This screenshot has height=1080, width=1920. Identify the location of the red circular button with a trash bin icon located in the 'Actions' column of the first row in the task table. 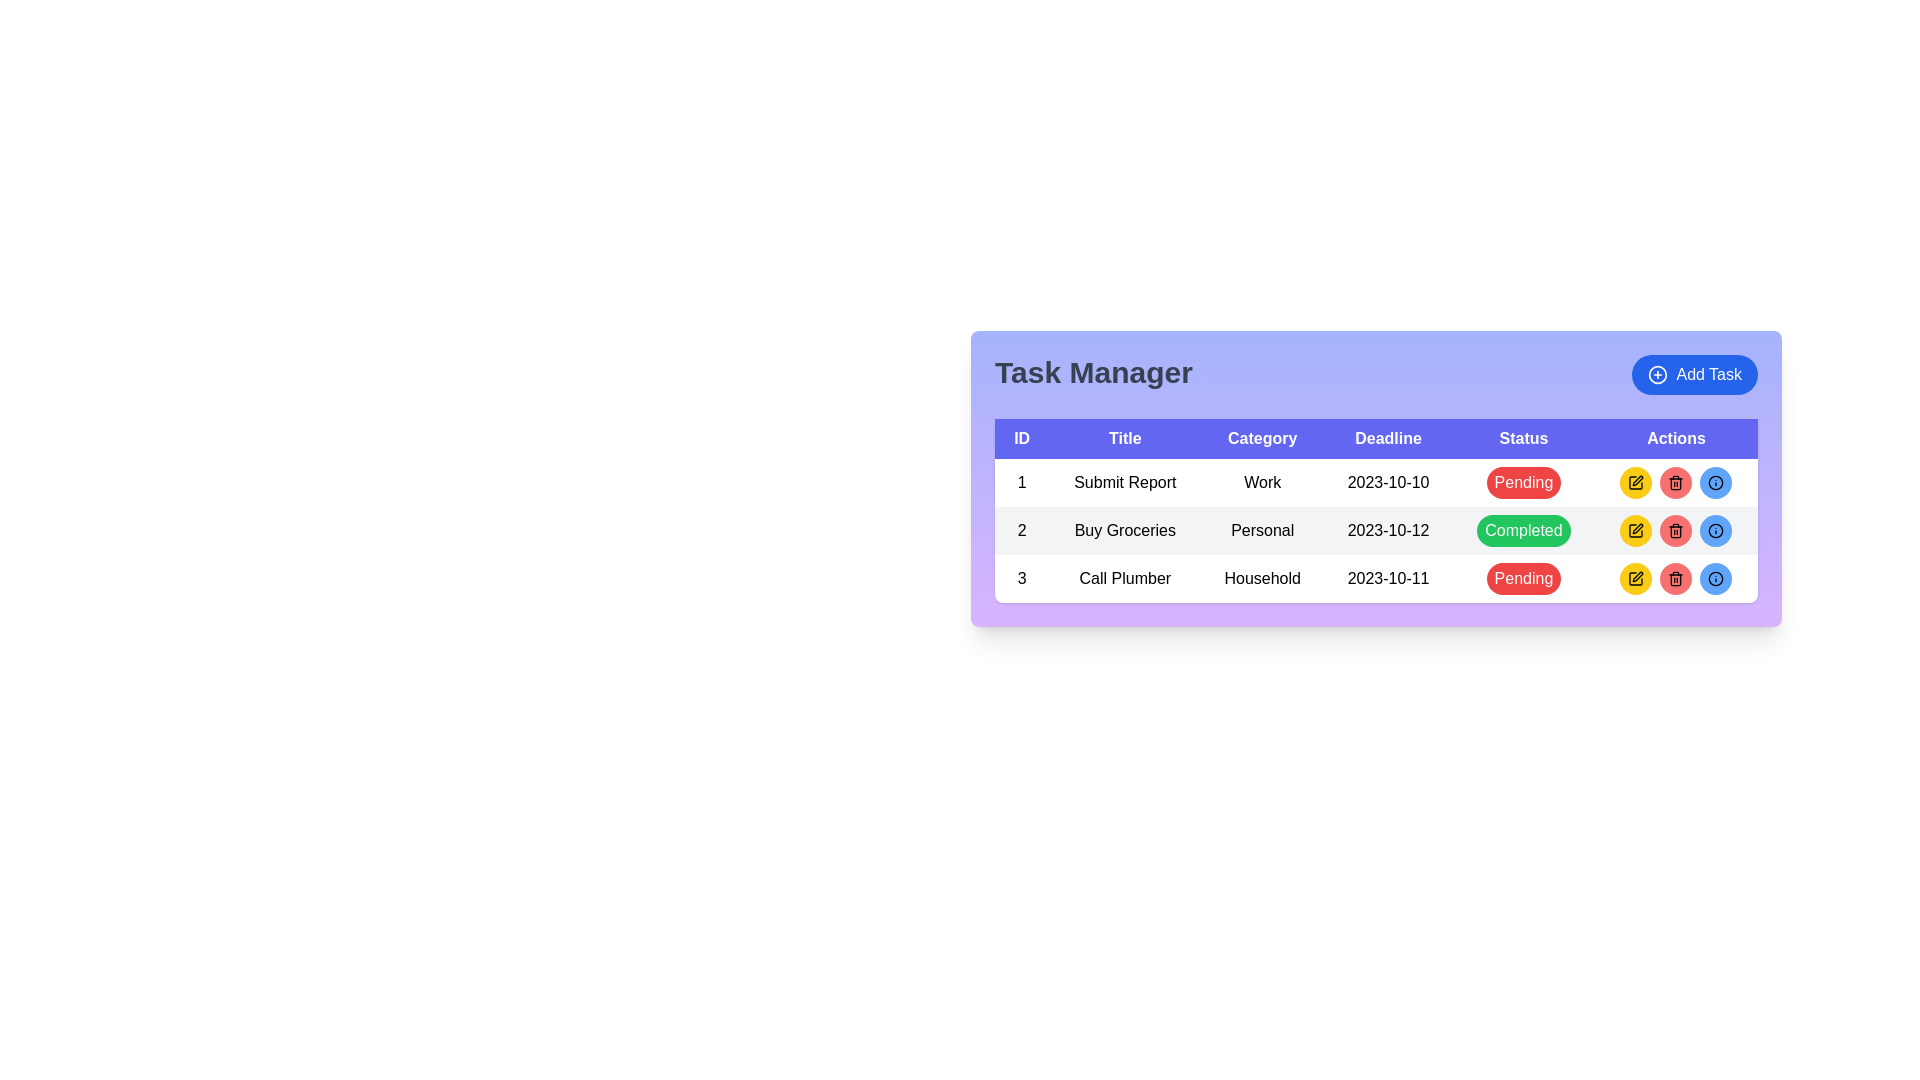
(1676, 482).